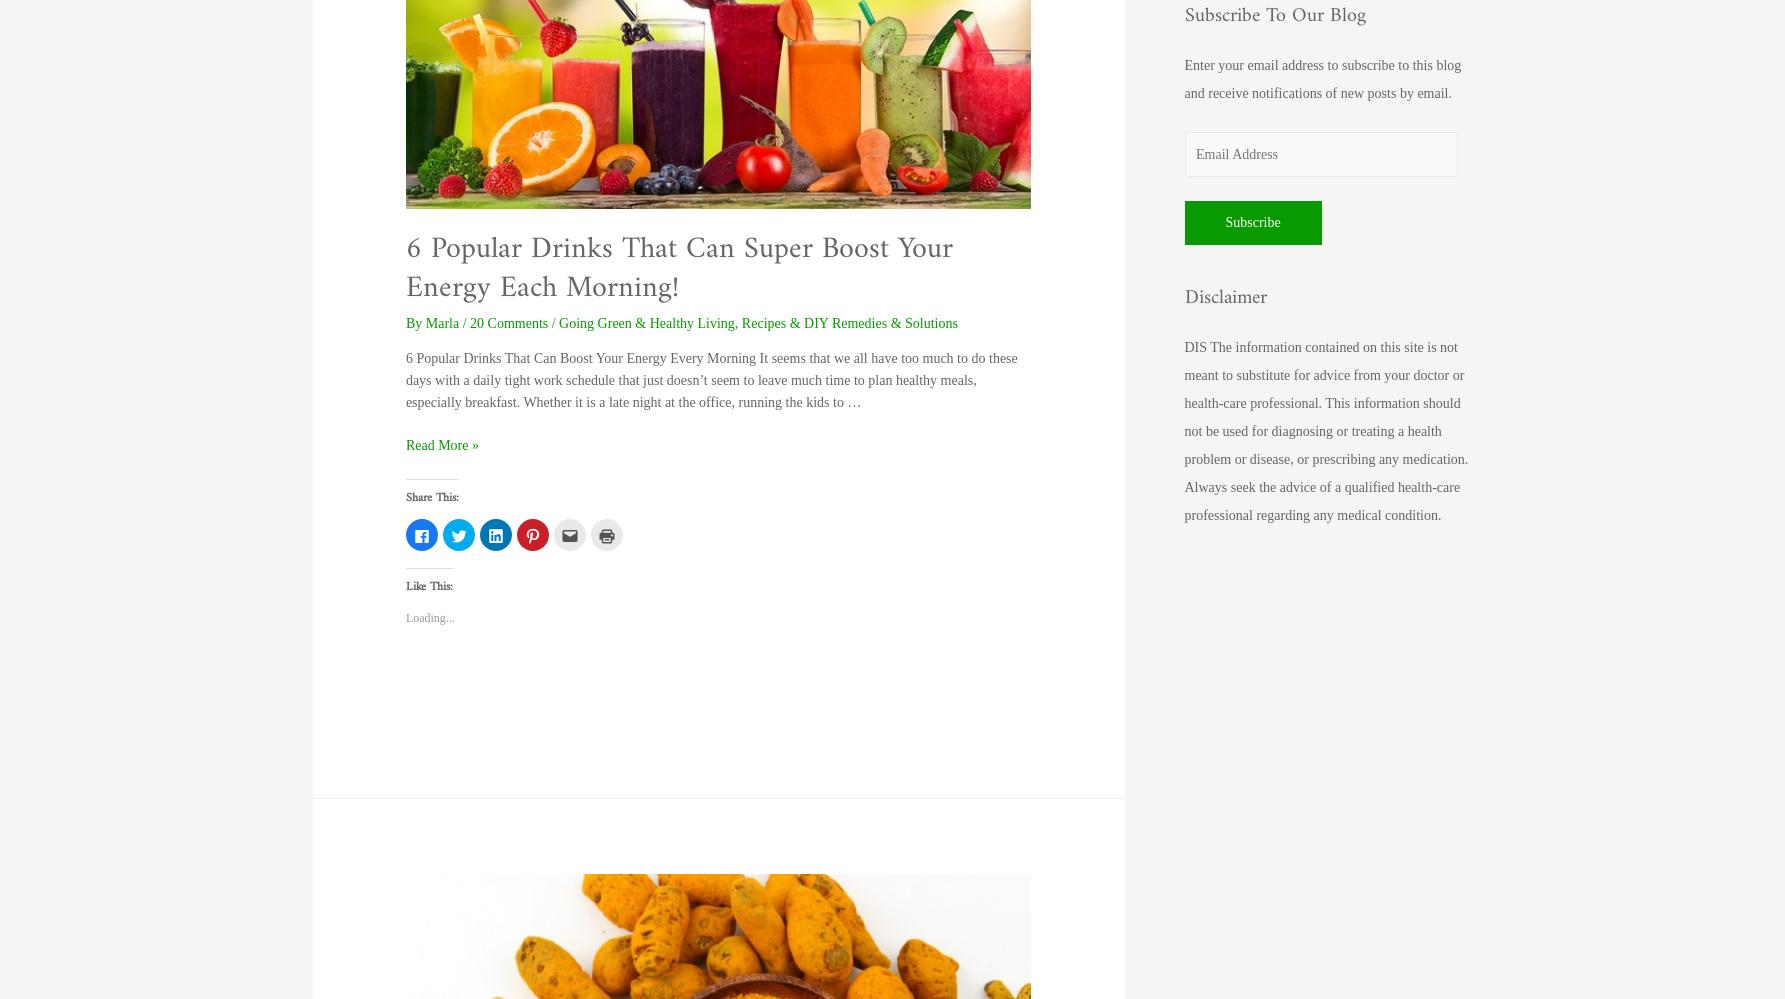 This screenshot has height=999, width=1785. I want to click on 'Subscribe', so click(1224, 222).